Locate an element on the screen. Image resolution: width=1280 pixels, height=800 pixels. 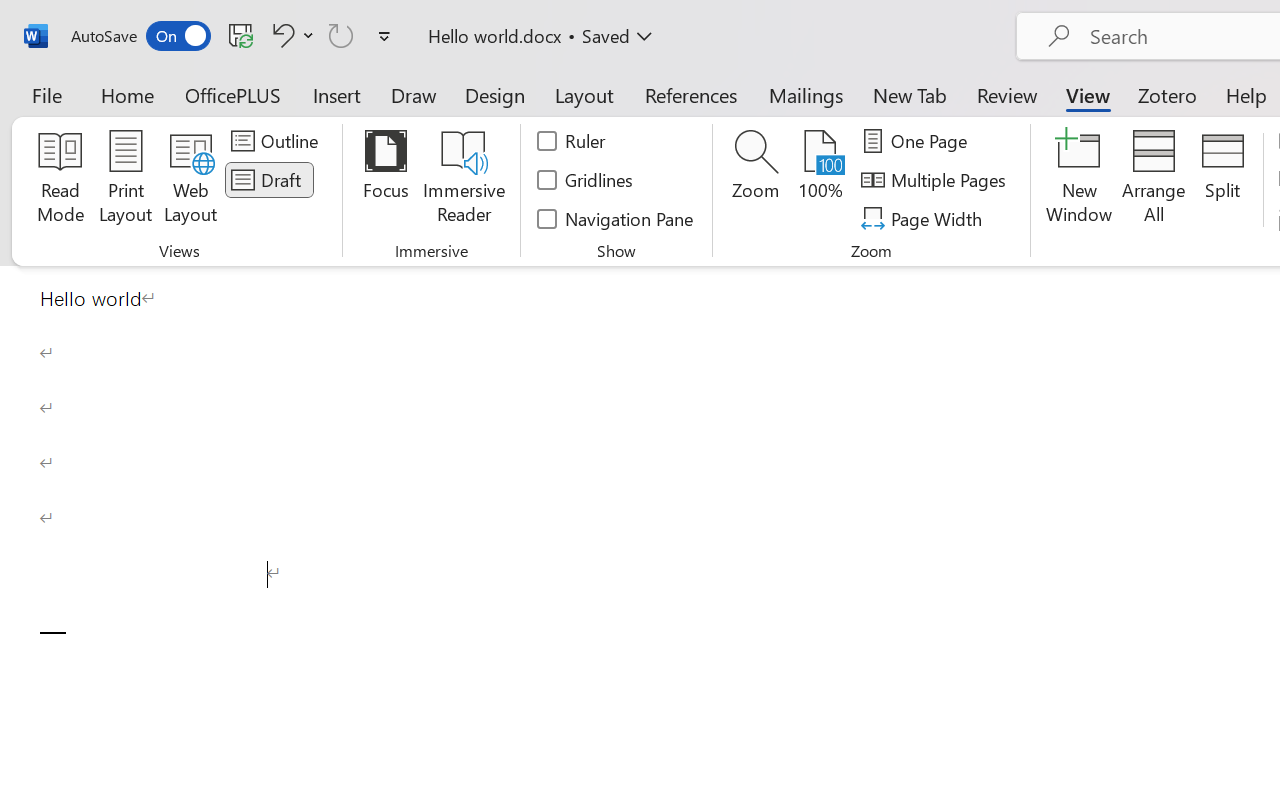
'Draw' is located at coordinates (413, 94).